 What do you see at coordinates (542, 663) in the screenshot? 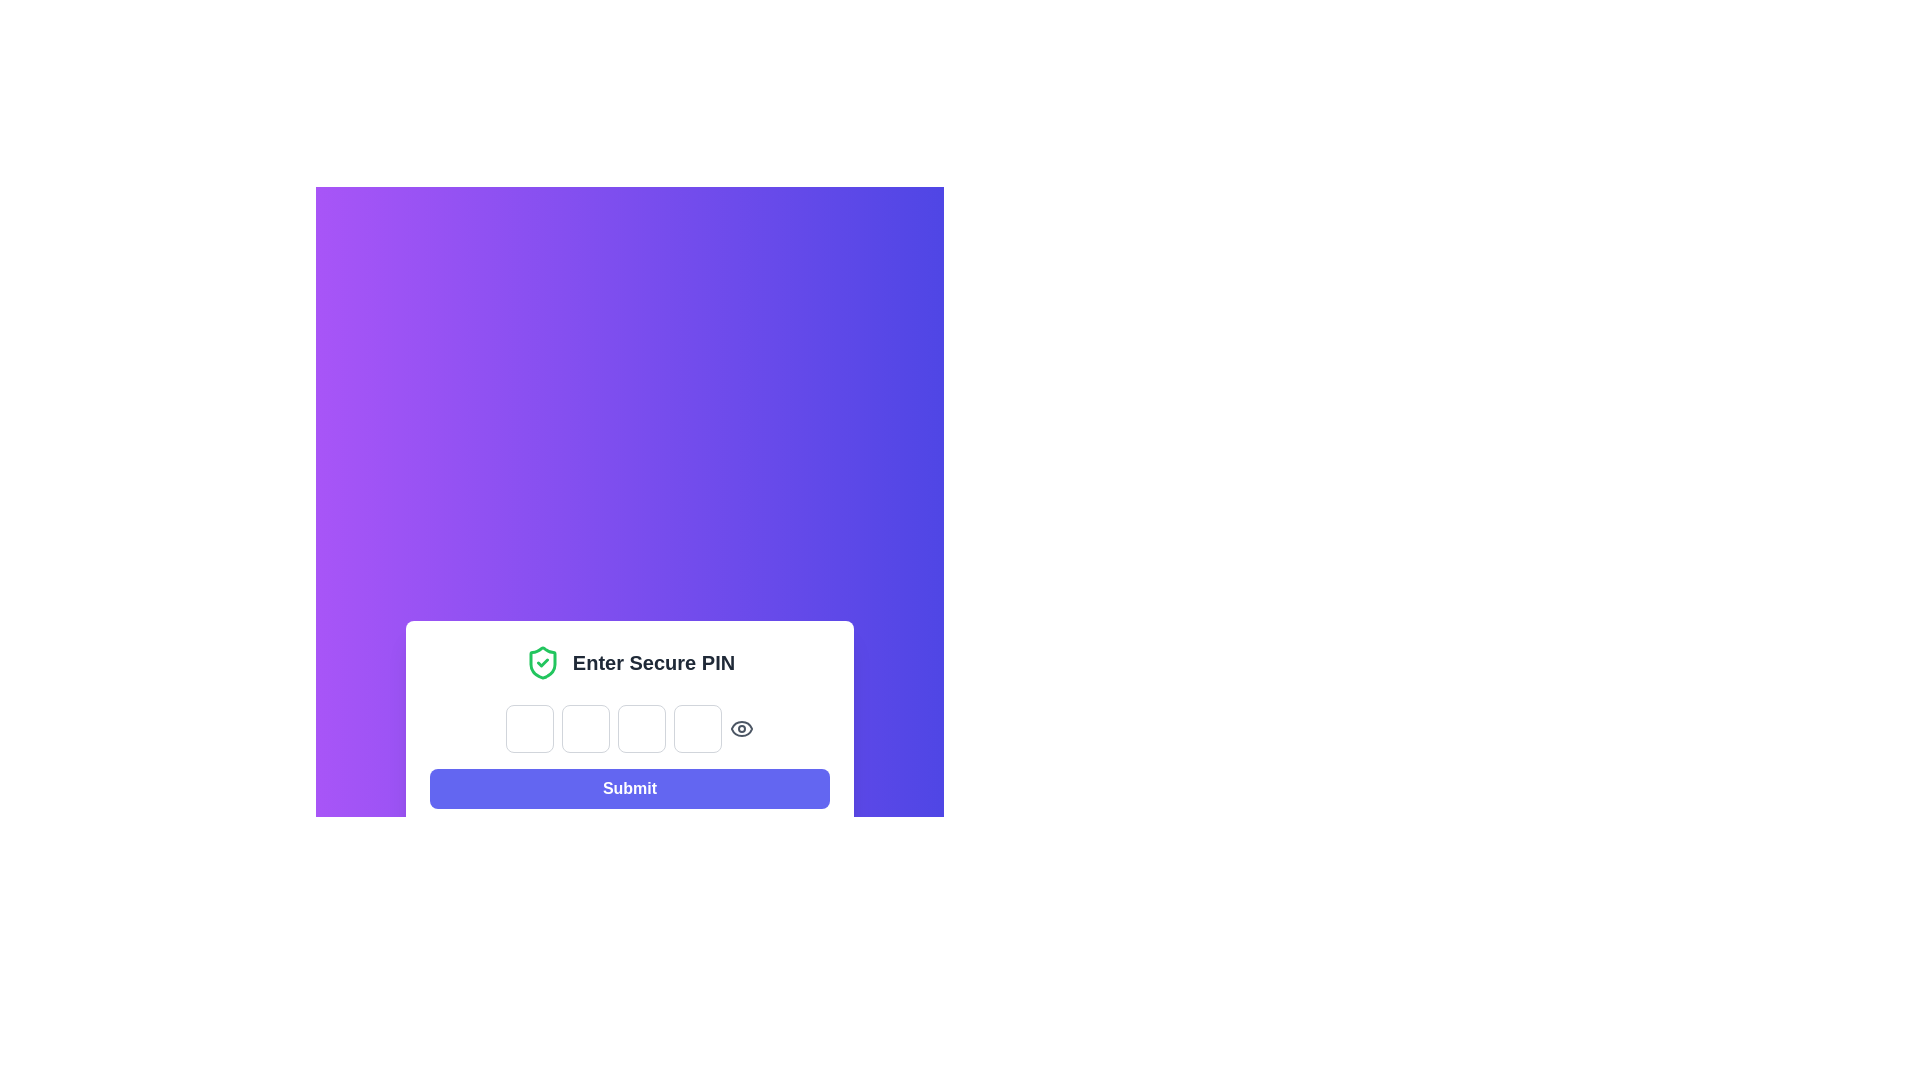
I see `the graphic icon that symbolizes security or confirmation, located to the left of the 'Enter Secure PIN' text` at bounding box center [542, 663].